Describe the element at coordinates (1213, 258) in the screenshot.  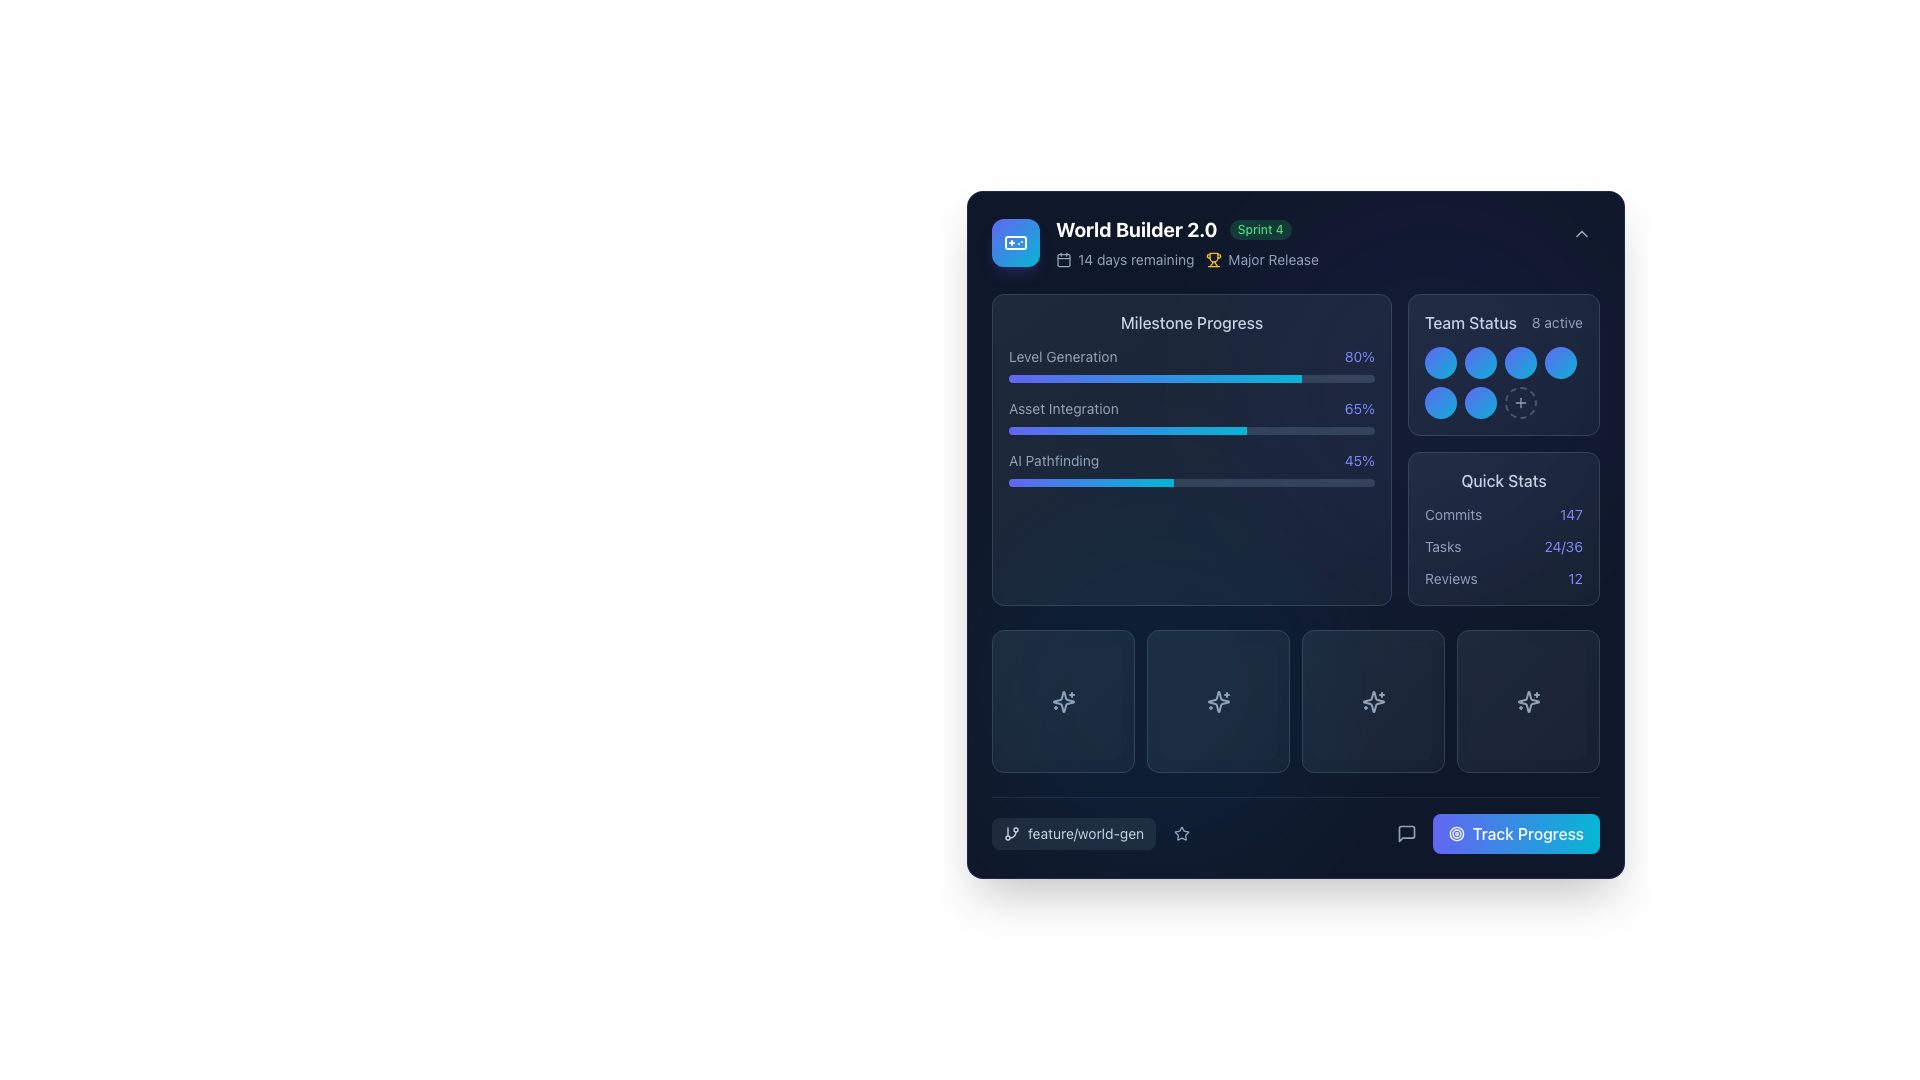
I see `properties of the trophy icon styled with a yellow fill, located next to the text 'Major Release', which is positioned at the top-right section of the main content card` at that location.